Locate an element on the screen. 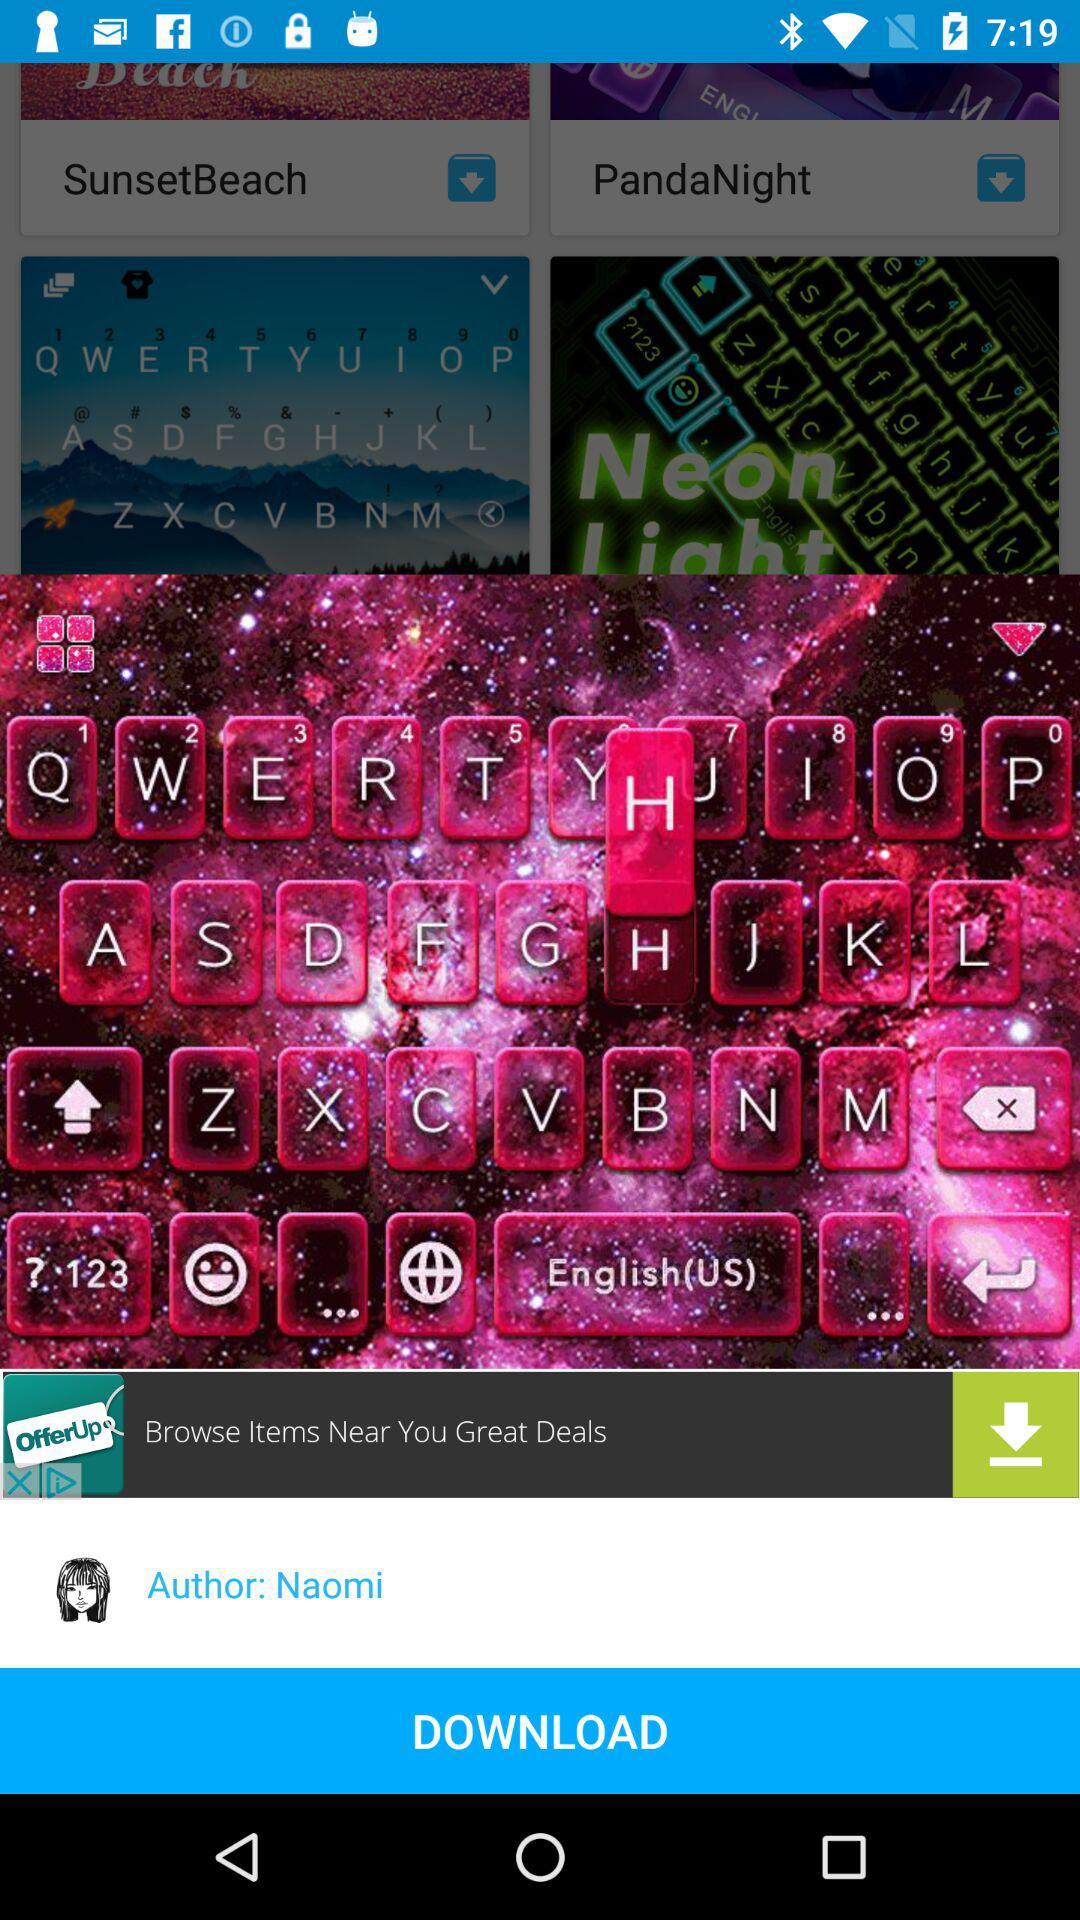 Image resolution: width=1080 pixels, height=1920 pixels. open advertisement is located at coordinates (540, 1433).